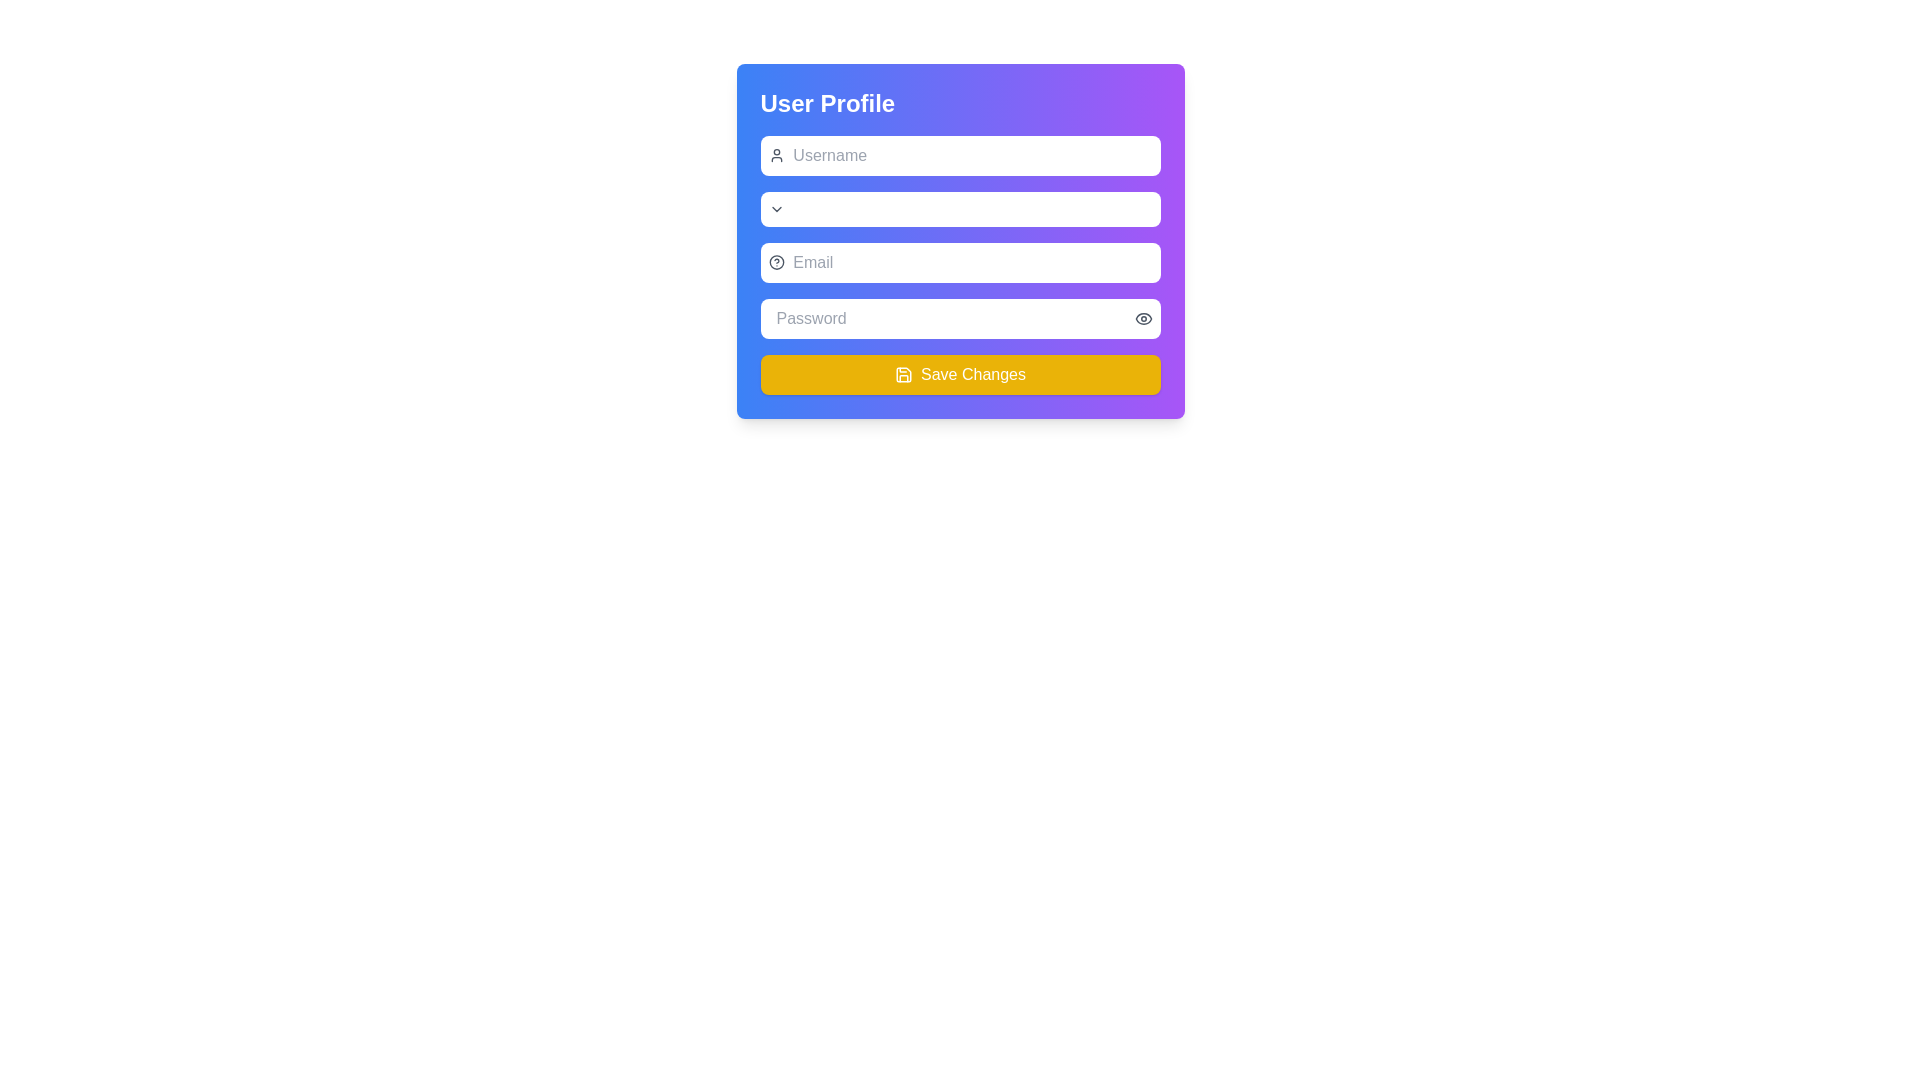 The height and width of the screenshot is (1080, 1920). I want to click on the save icon located inside the yellow 'Save Changes' button at the bottom of the user profile form, so click(902, 374).